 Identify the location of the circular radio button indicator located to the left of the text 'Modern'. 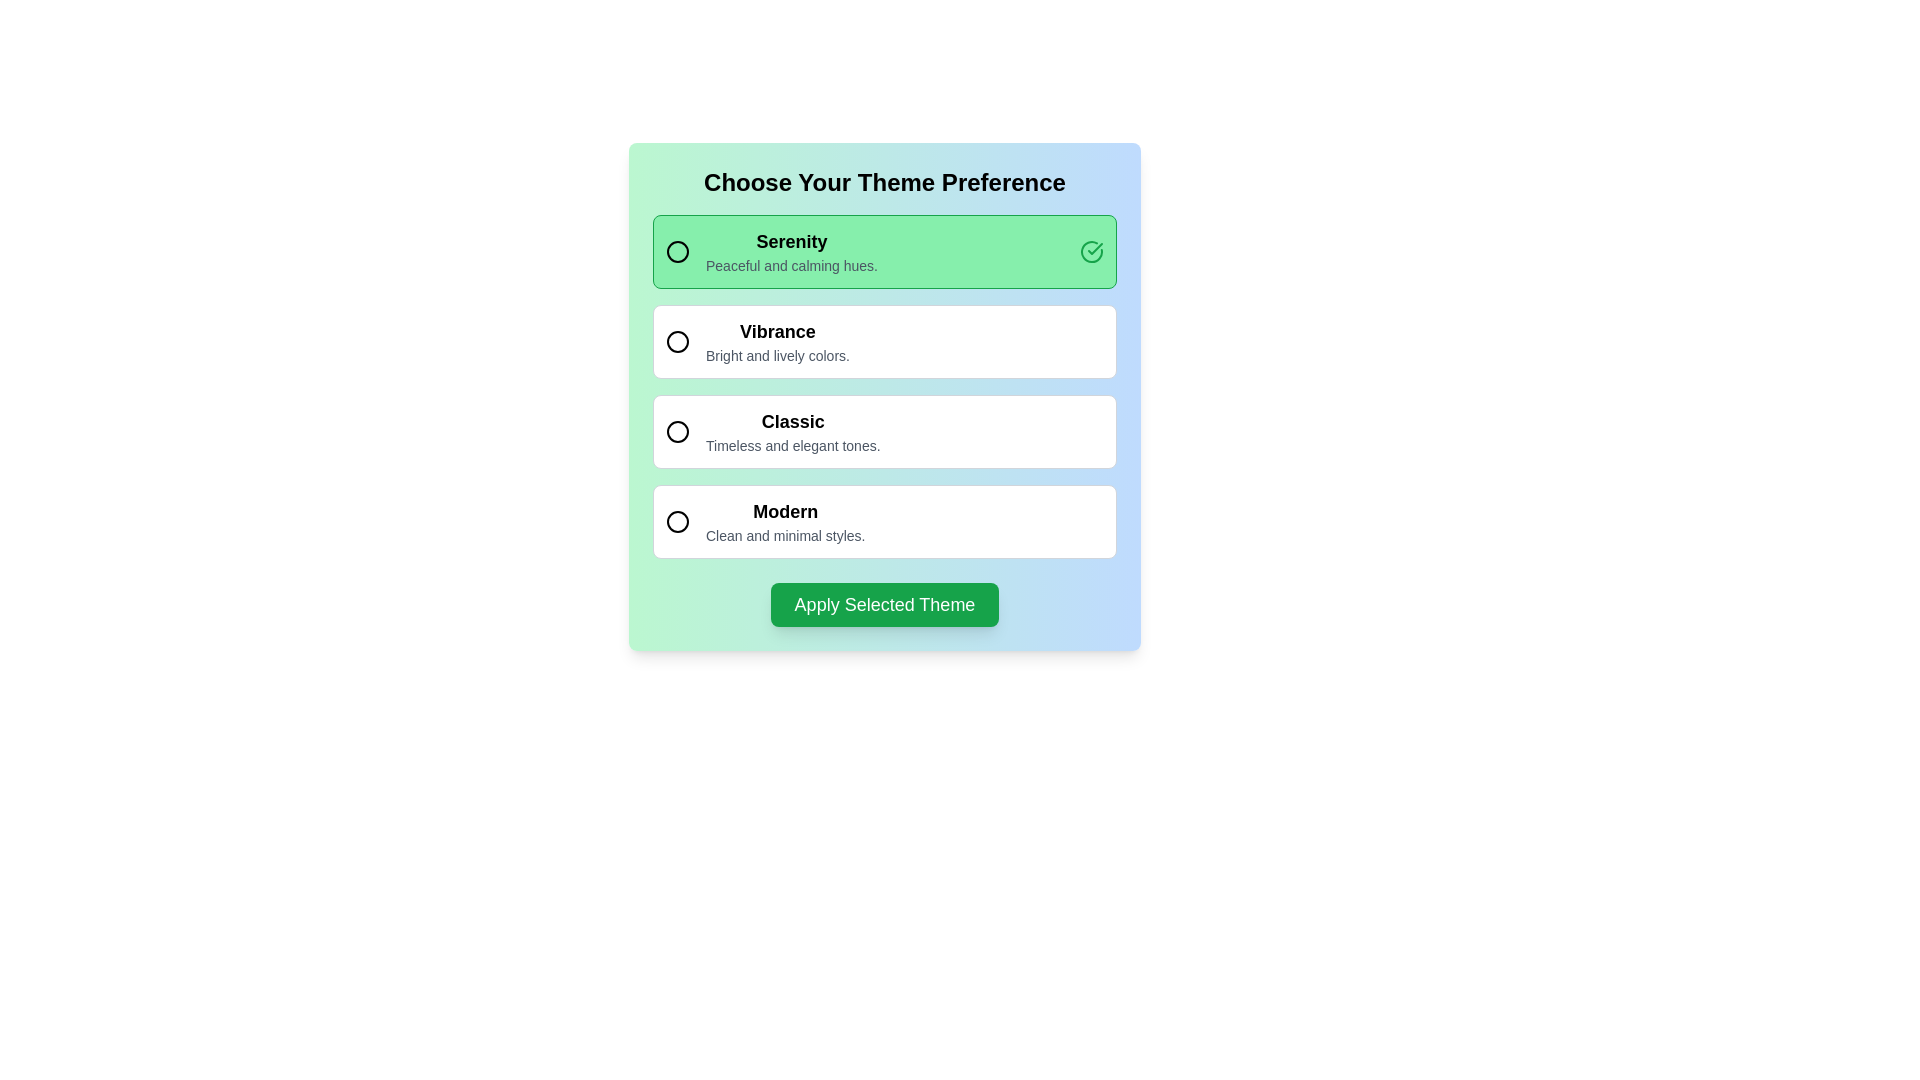
(677, 520).